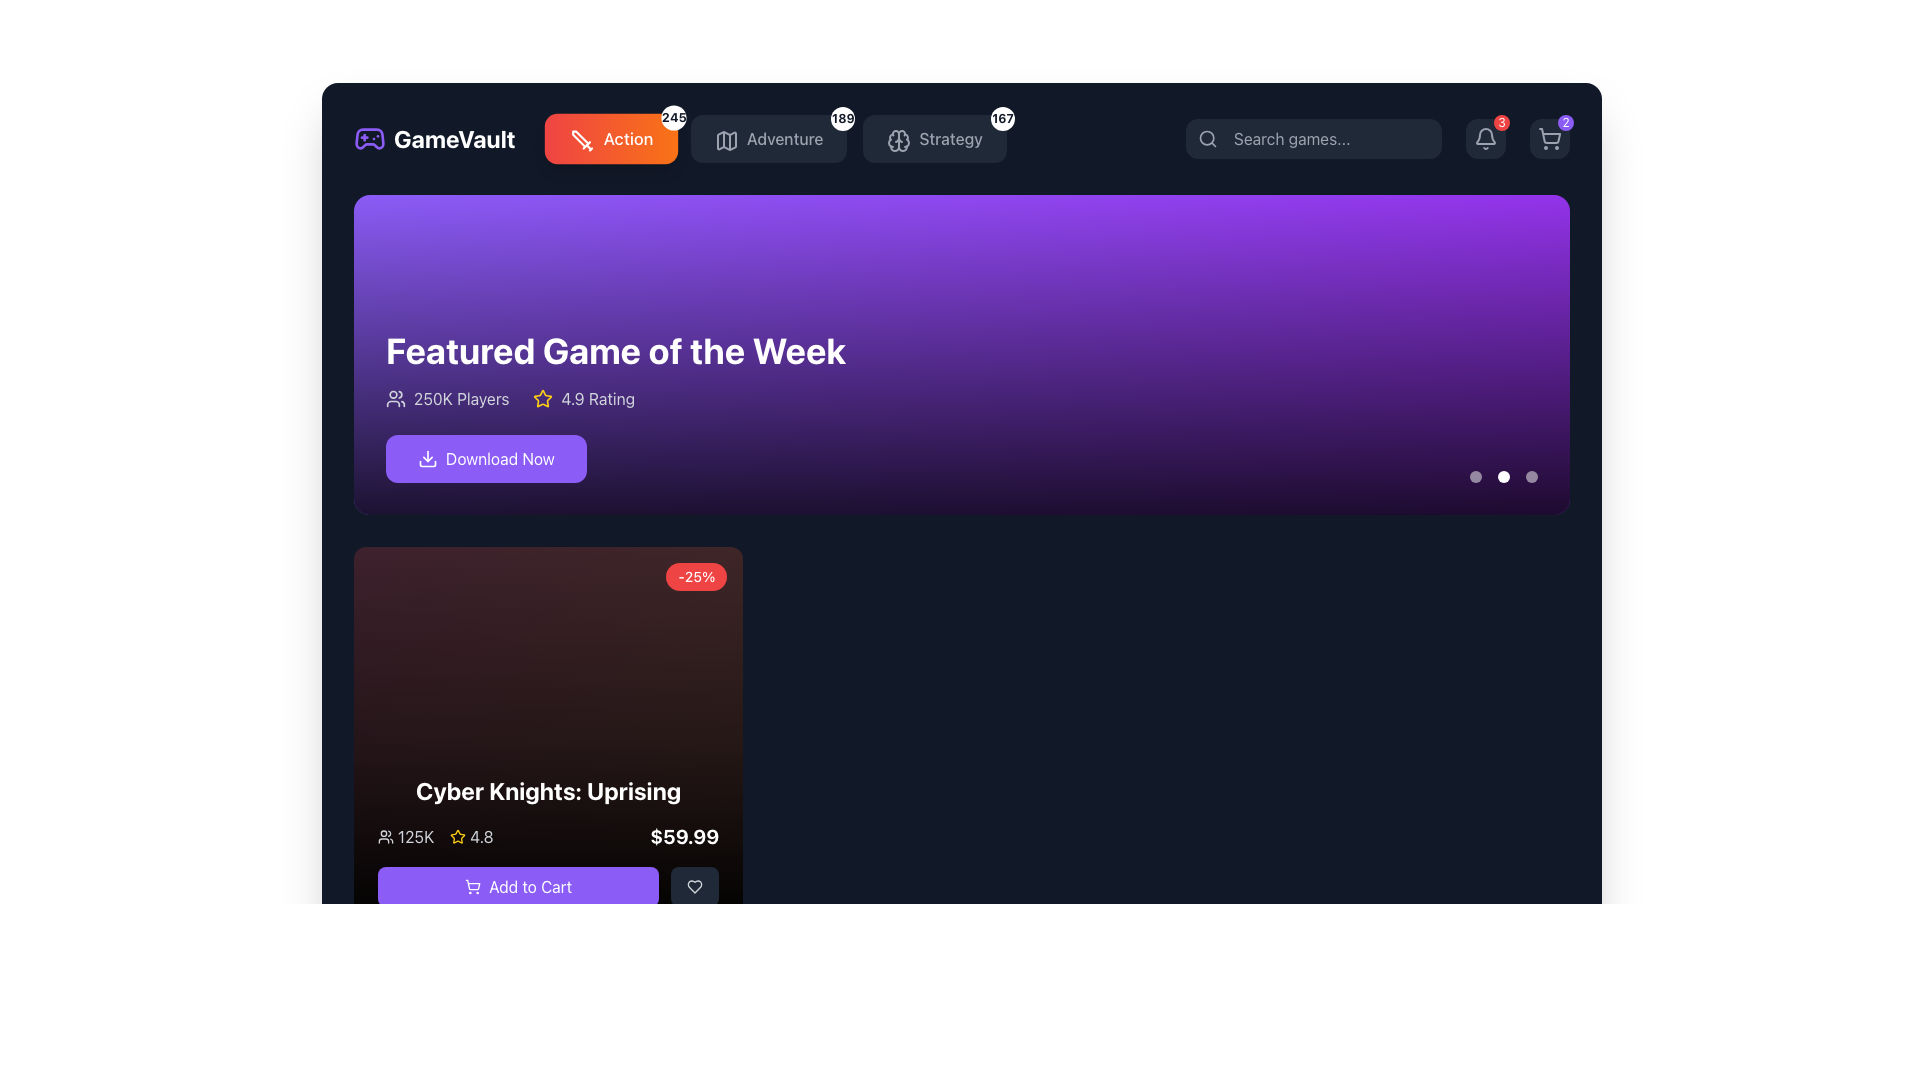  Describe the element at coordinates (415, 837) in the screenshot. I see `the text label displaying '125K' in a gray font, which is aligned with user engagement metrics under the 'Cyber Knights: Uprising' card` at that location.